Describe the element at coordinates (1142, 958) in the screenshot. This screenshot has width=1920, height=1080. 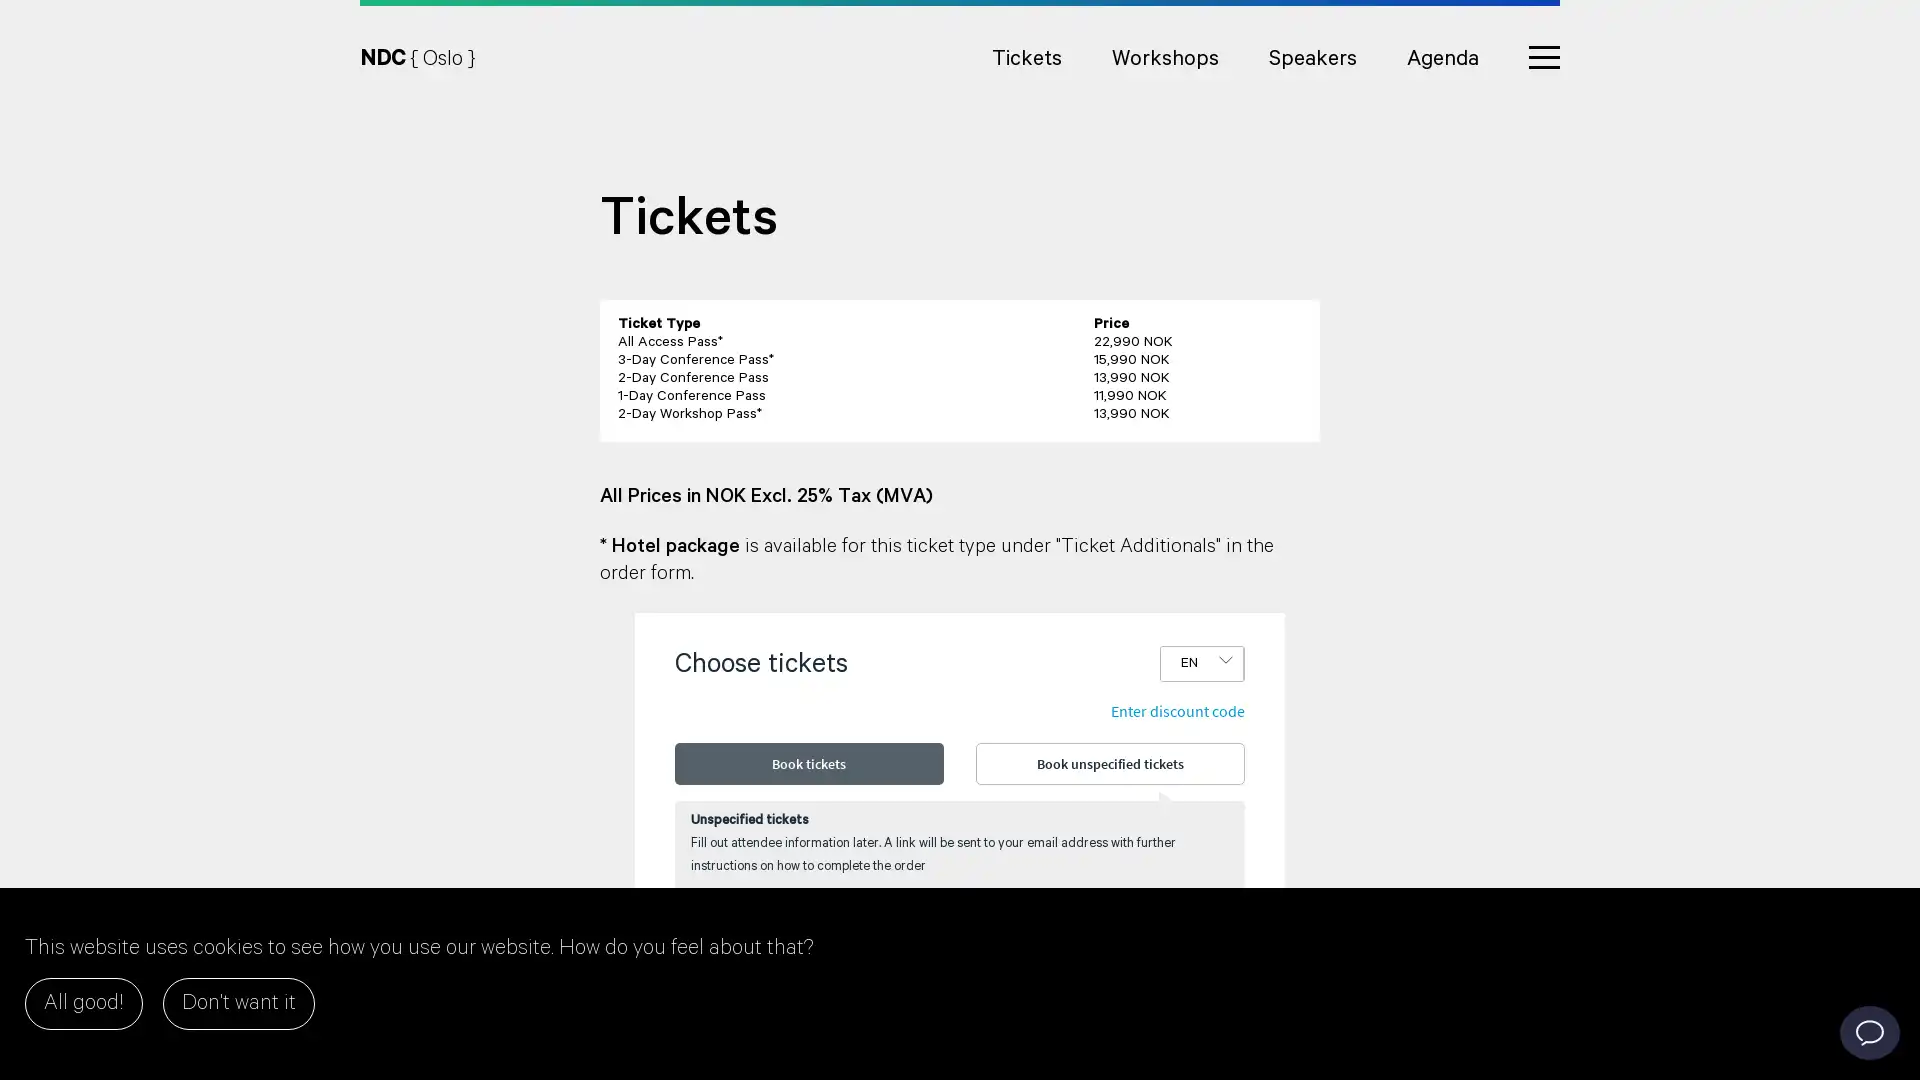
I see `Remove one ticket` at that location.